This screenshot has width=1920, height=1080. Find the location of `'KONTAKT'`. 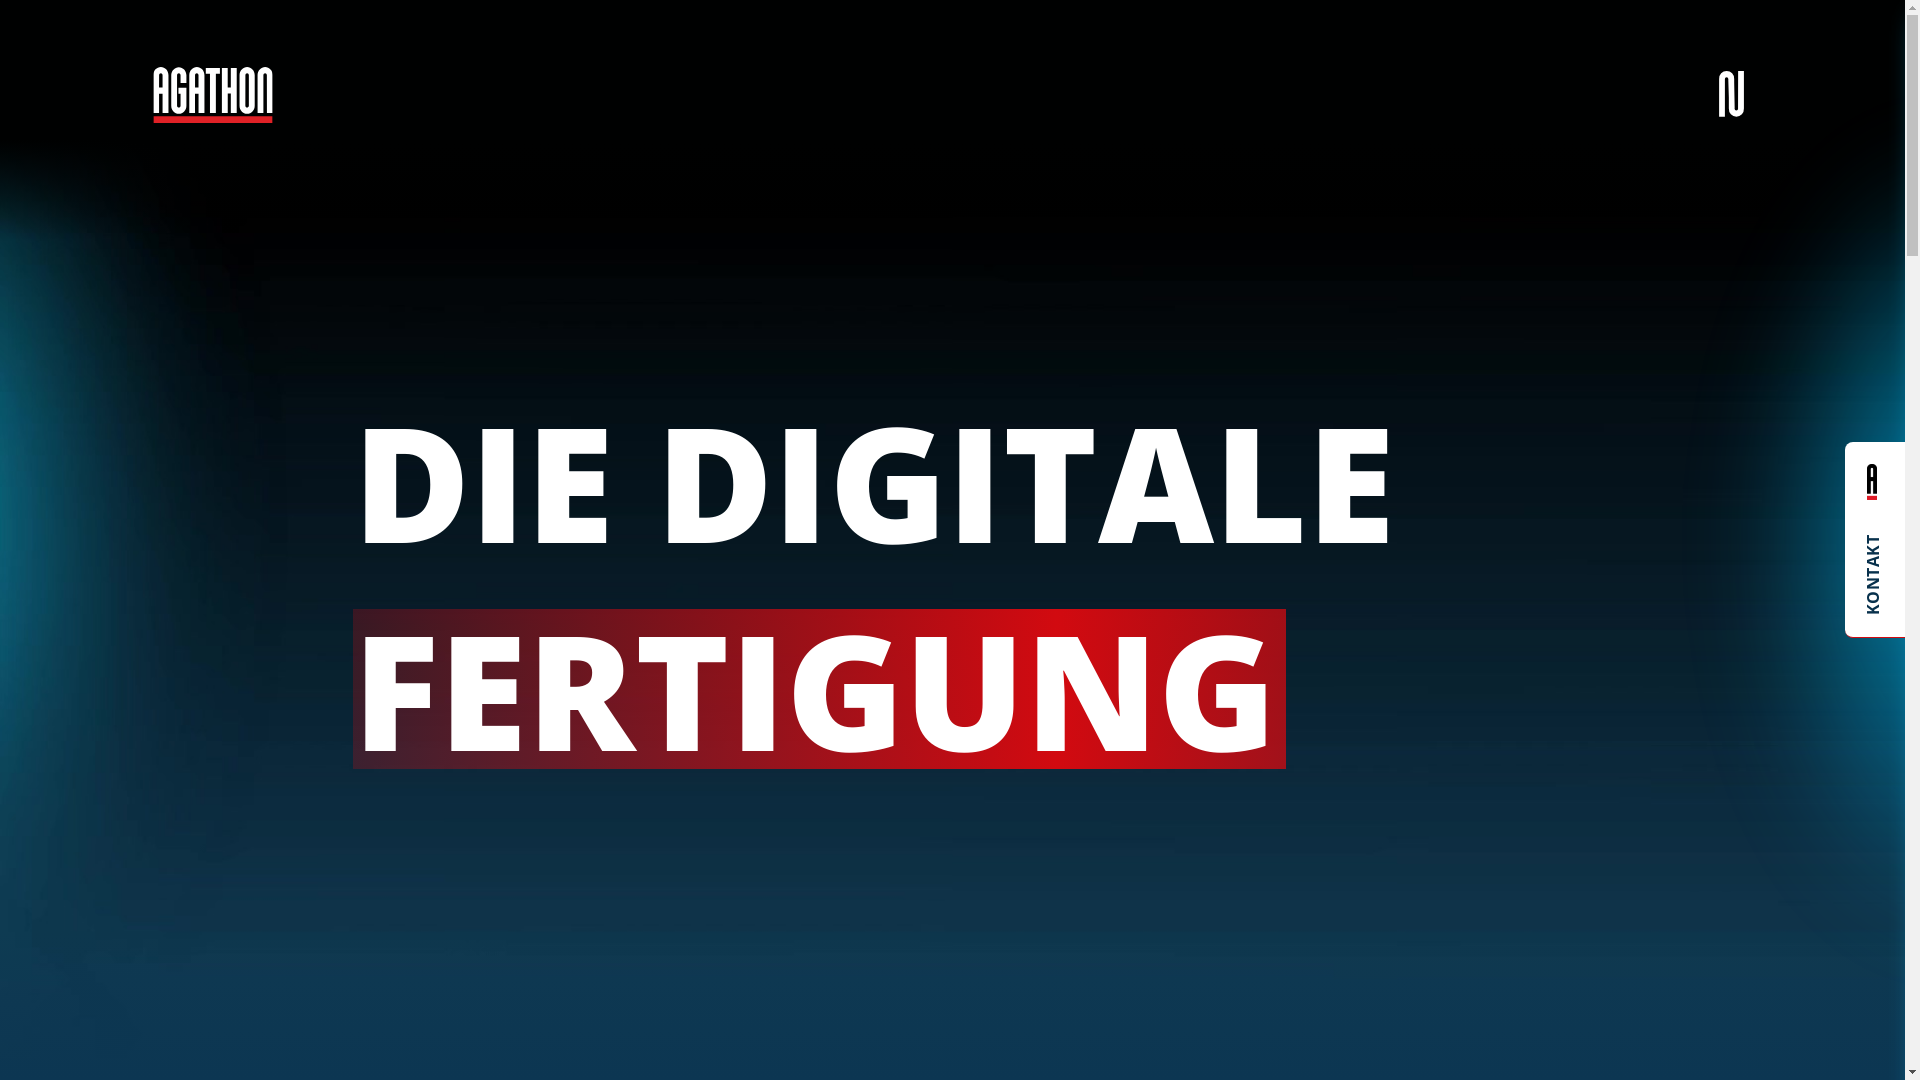

'KONTAKT' is located at coordinates (1874, 540).